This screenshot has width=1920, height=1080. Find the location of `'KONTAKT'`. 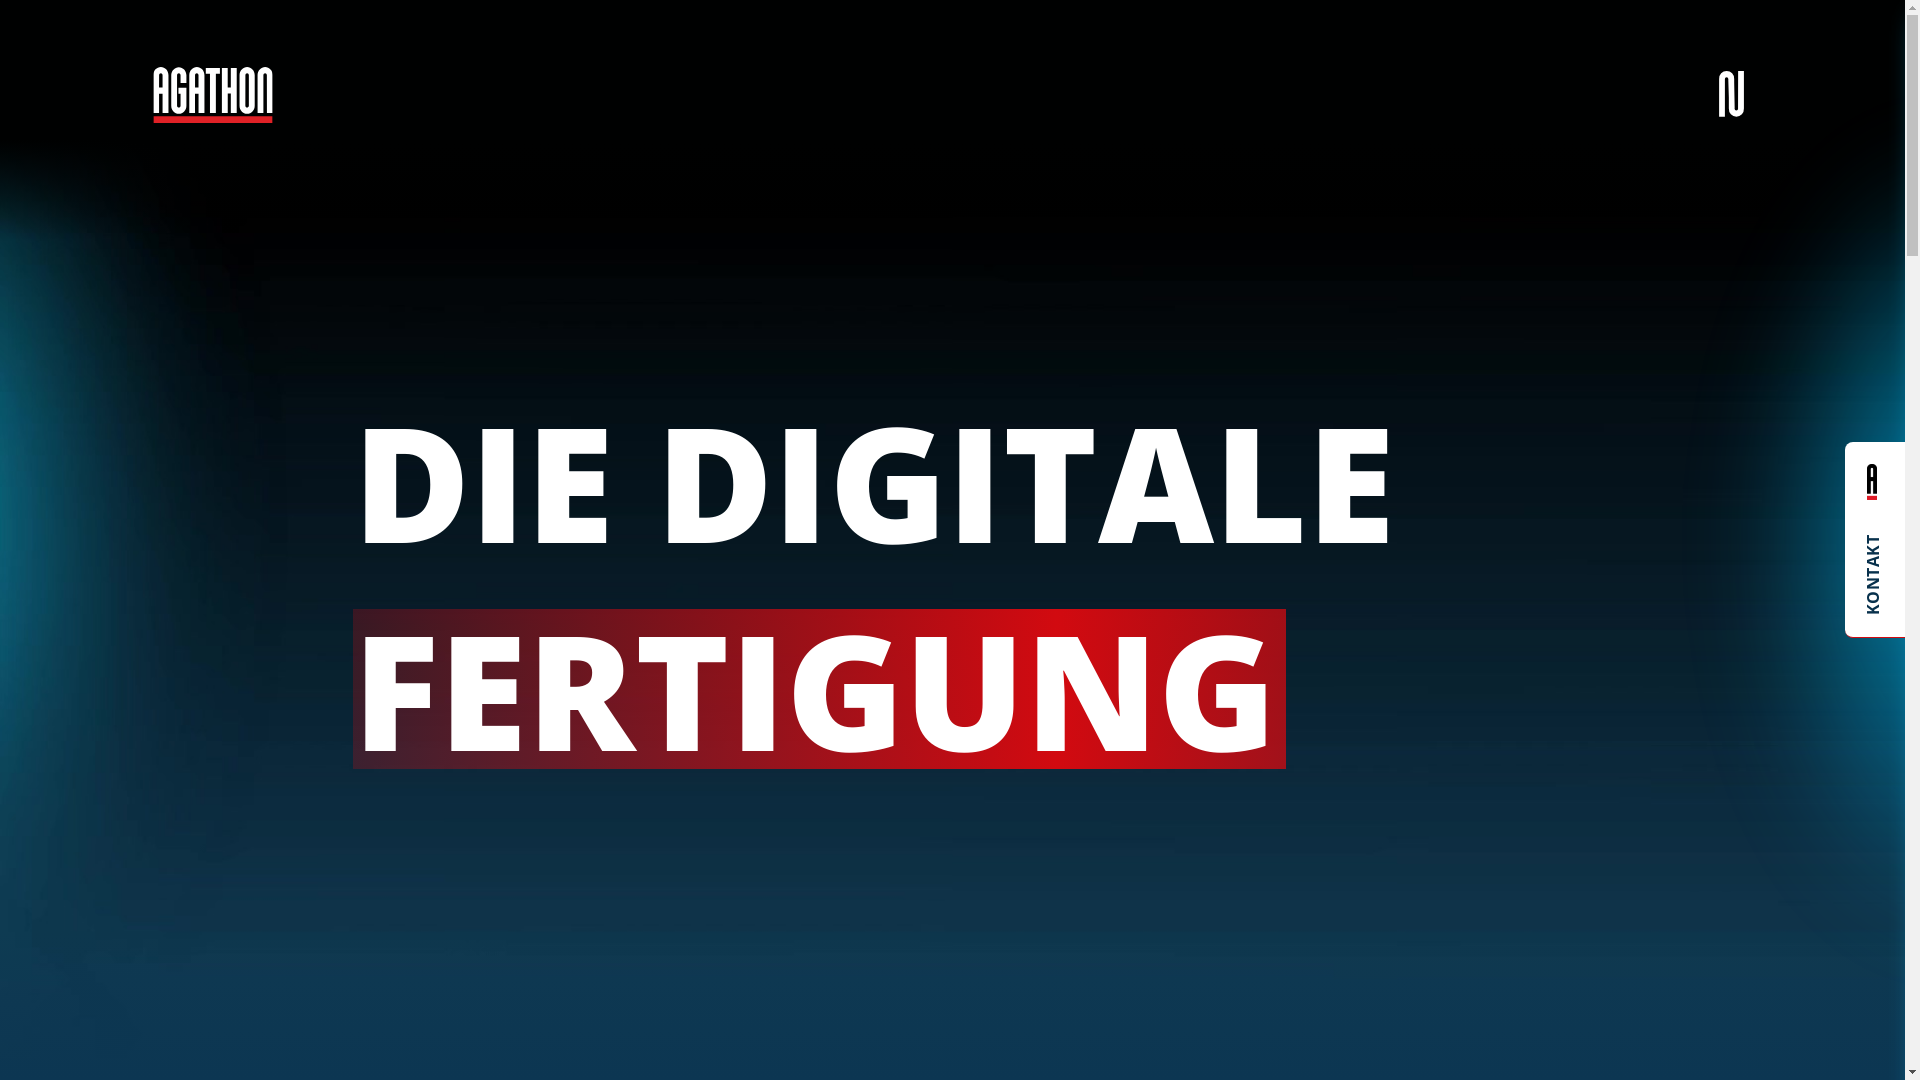

'KONTAKT' is located at coordinates (1874, 540).